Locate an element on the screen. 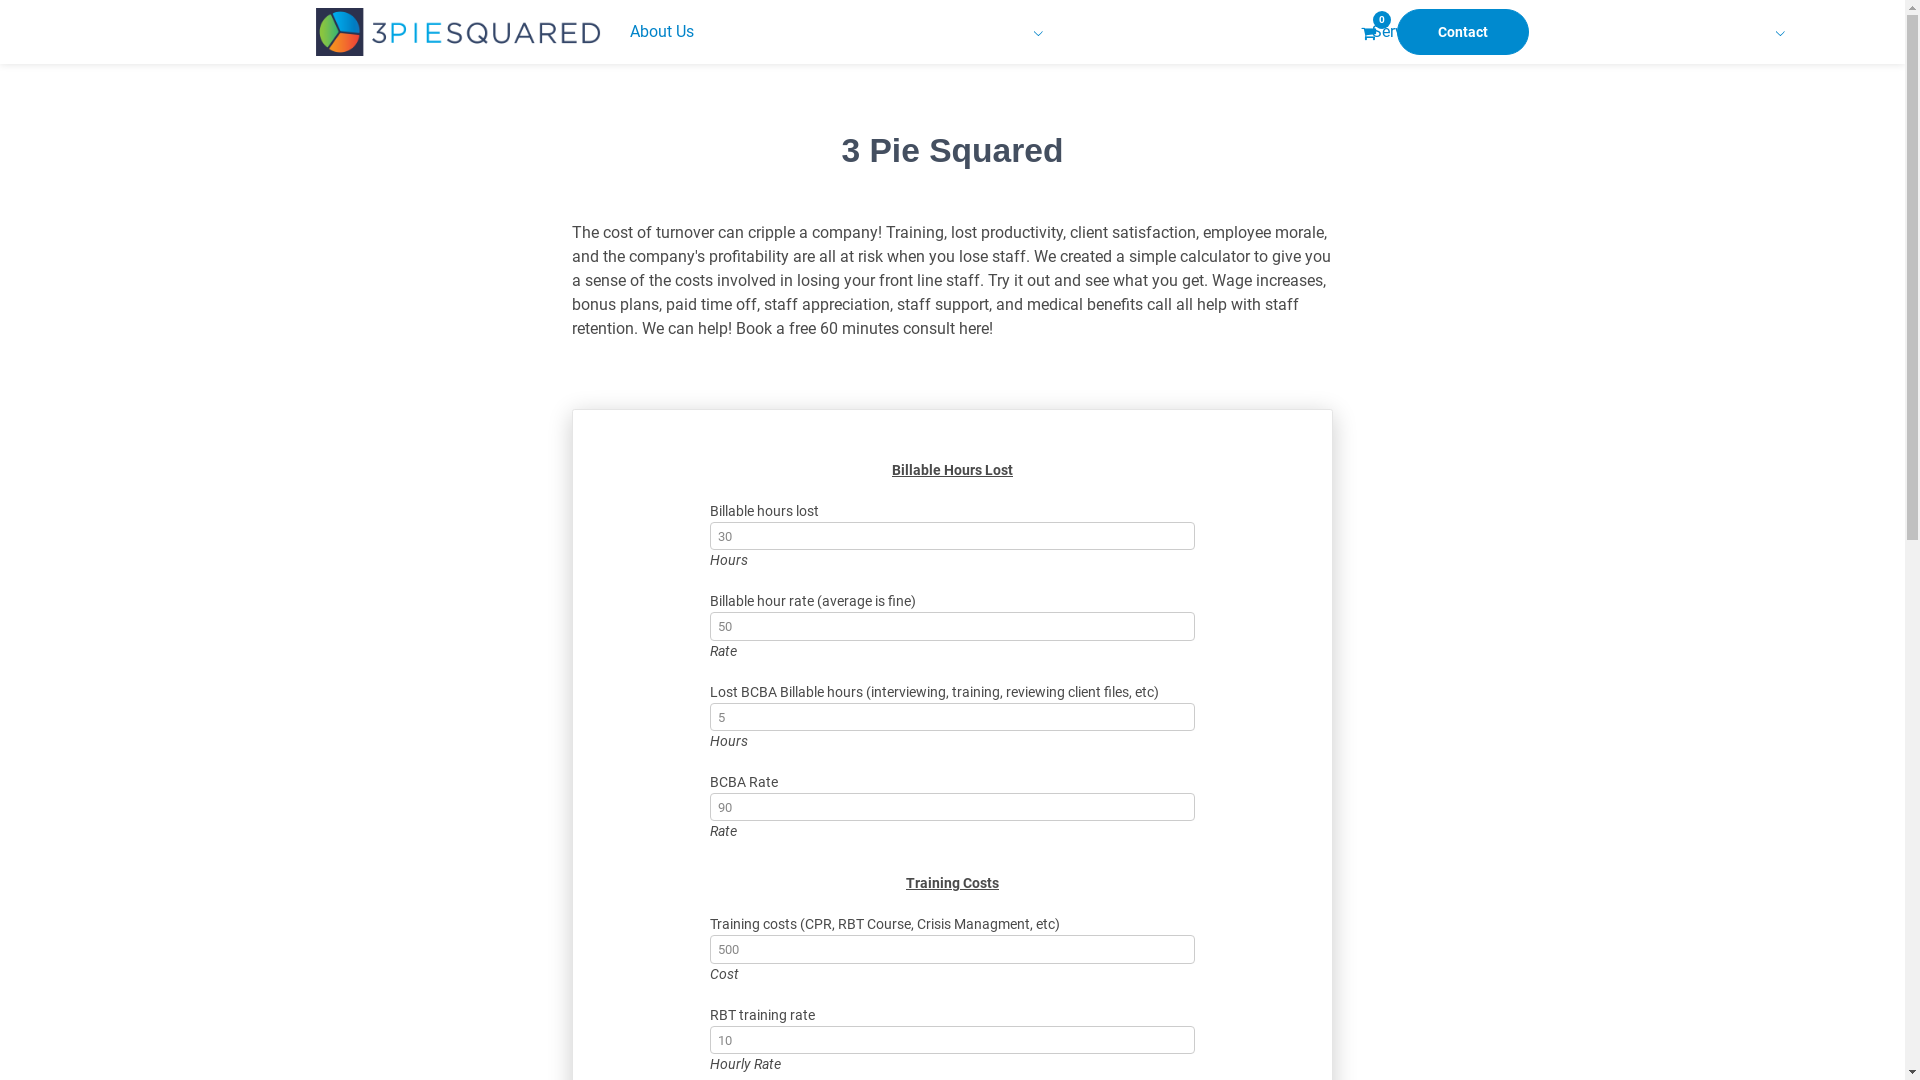 This screenshot has height=1080, width=1920. 'About Us' is located at coordinates (618, 31).